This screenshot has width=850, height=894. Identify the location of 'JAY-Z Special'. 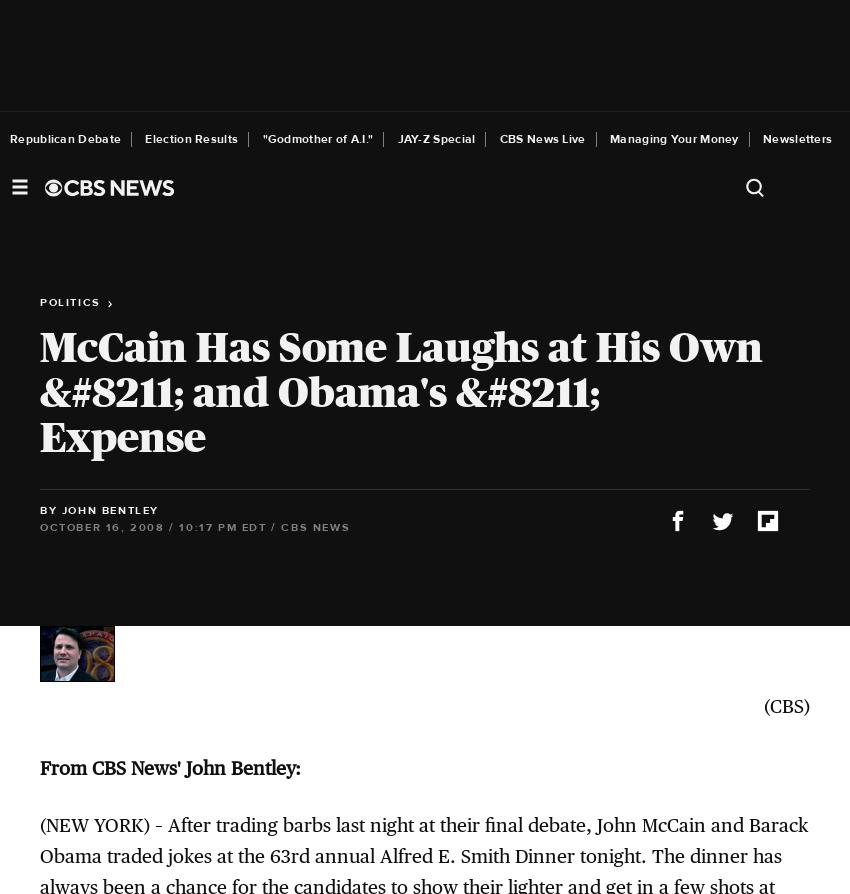
(397, 139).